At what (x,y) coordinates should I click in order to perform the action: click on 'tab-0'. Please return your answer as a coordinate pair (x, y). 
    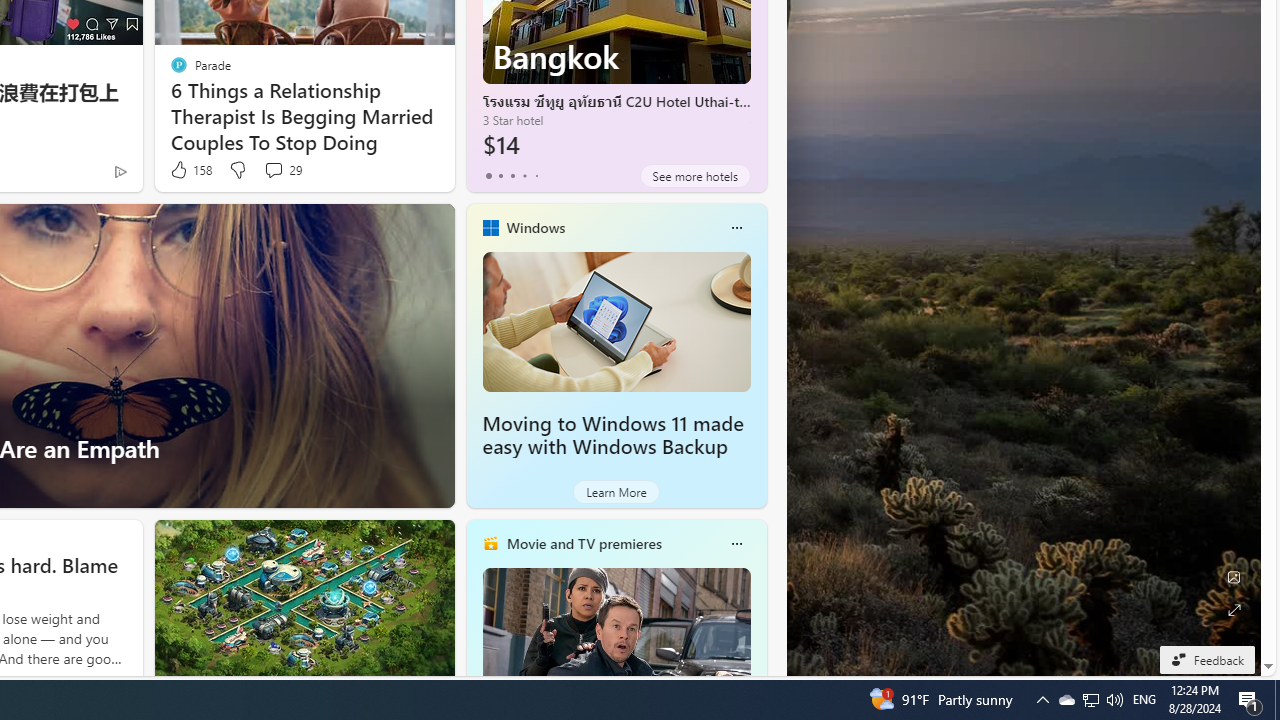
    Looking at the image, I should click on (488, 175).